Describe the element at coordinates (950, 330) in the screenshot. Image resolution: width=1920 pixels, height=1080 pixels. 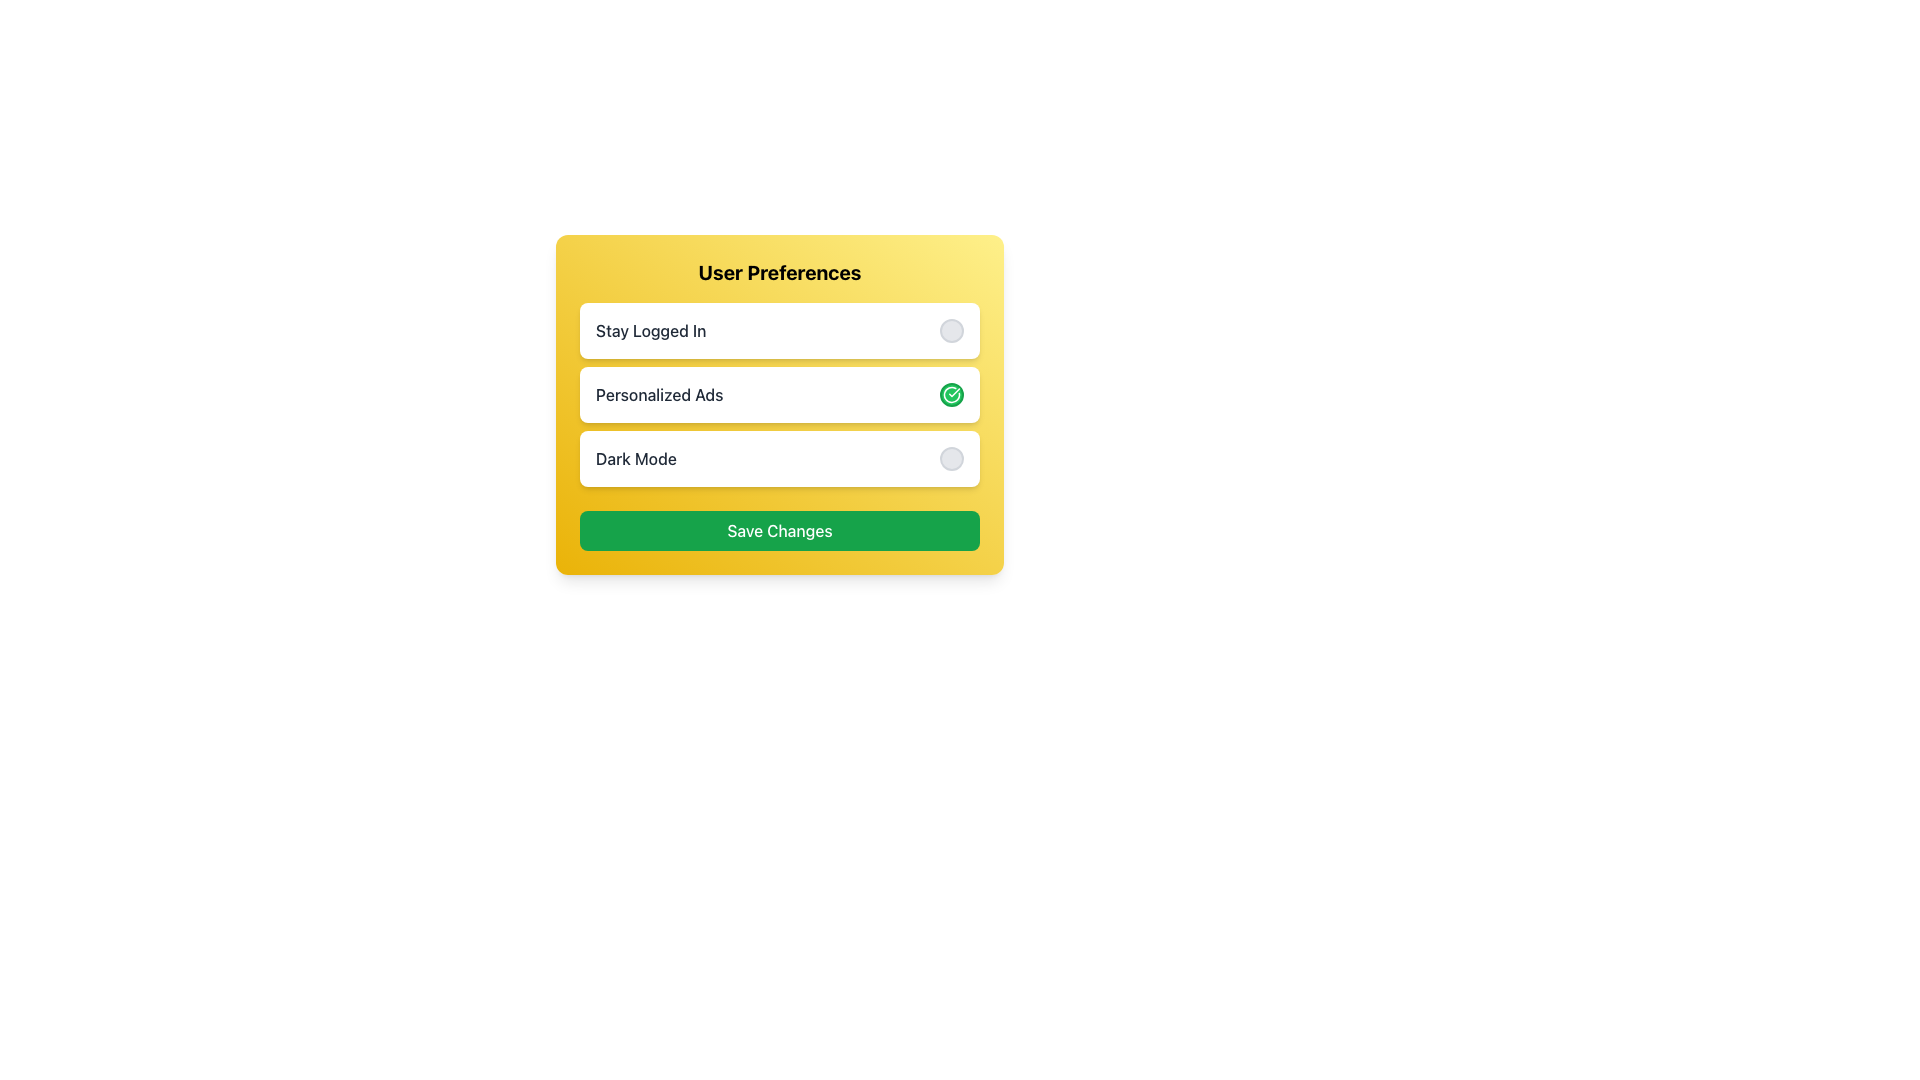
I see `the toggle button for the 'Stay Logged In' preference located in the top right corner of its row` at that location.